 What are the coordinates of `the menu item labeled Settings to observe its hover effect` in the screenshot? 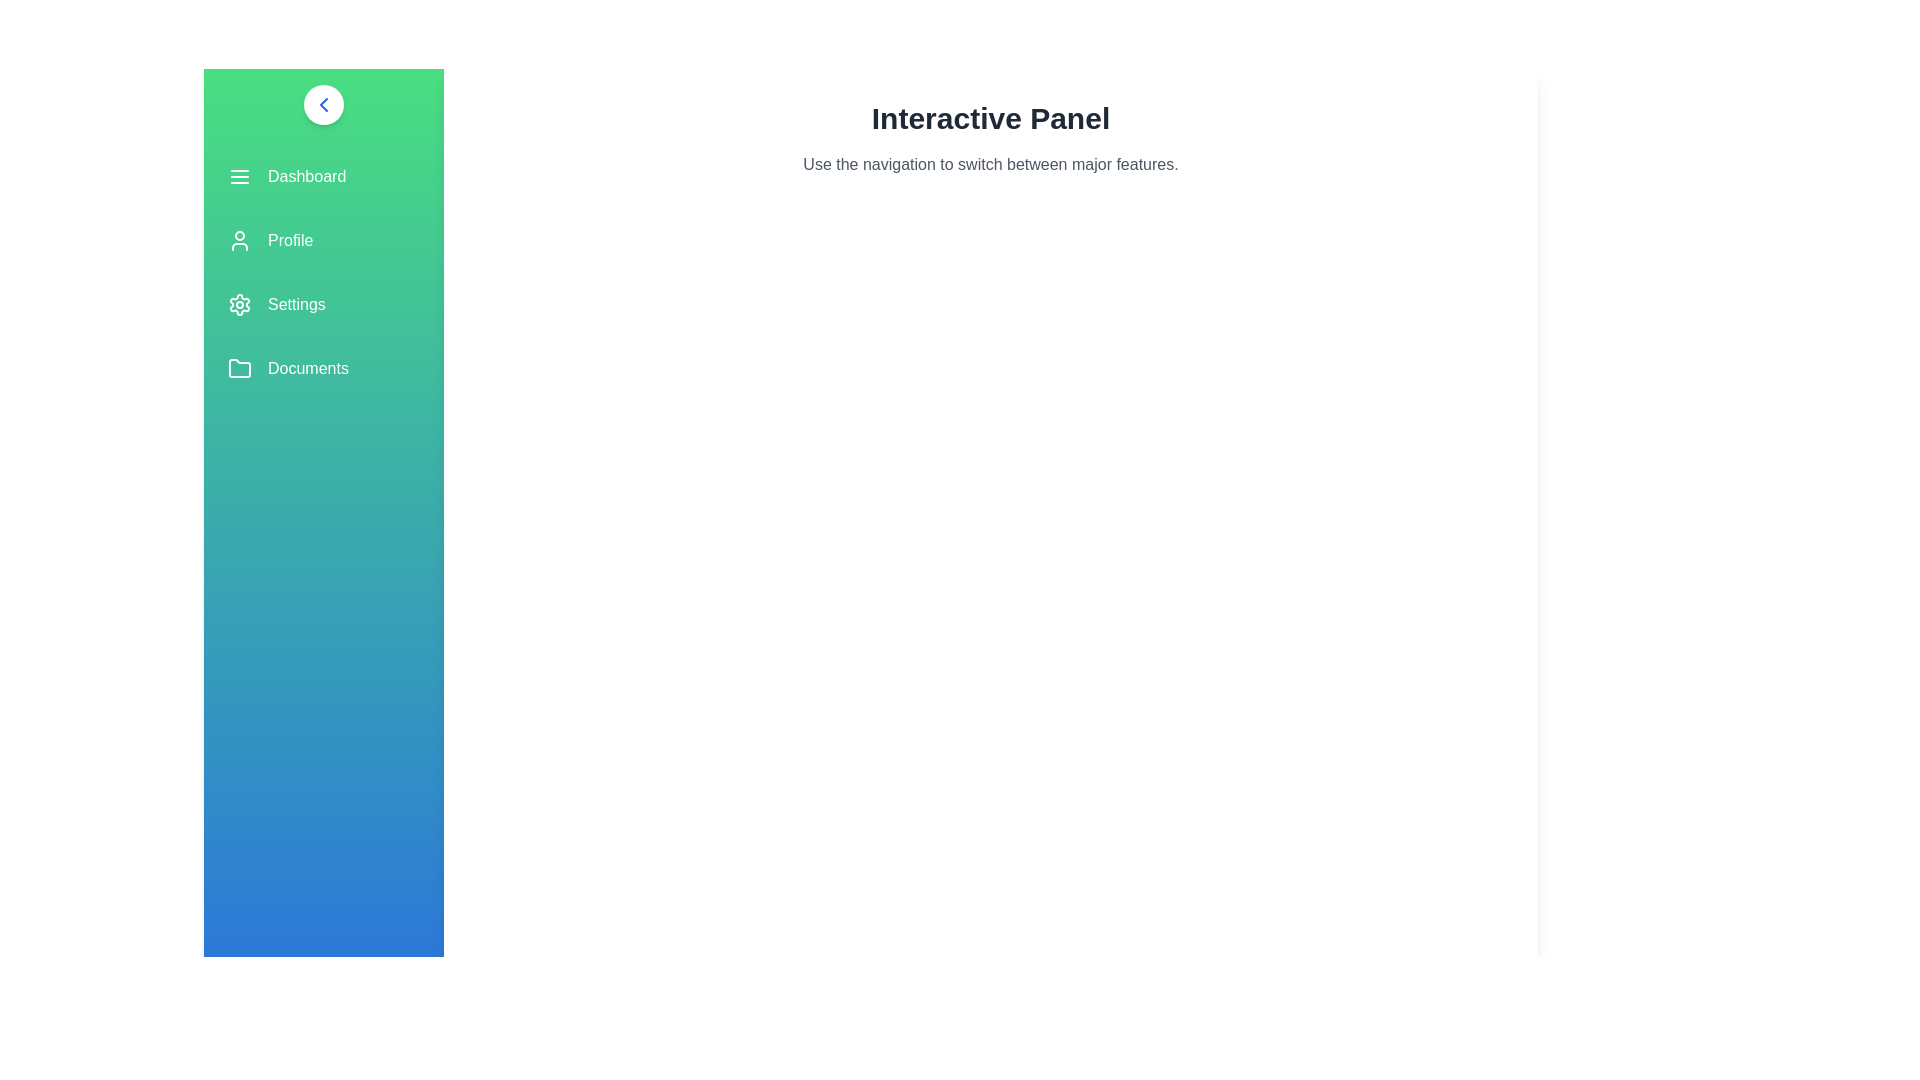 It's located at (324, 304).